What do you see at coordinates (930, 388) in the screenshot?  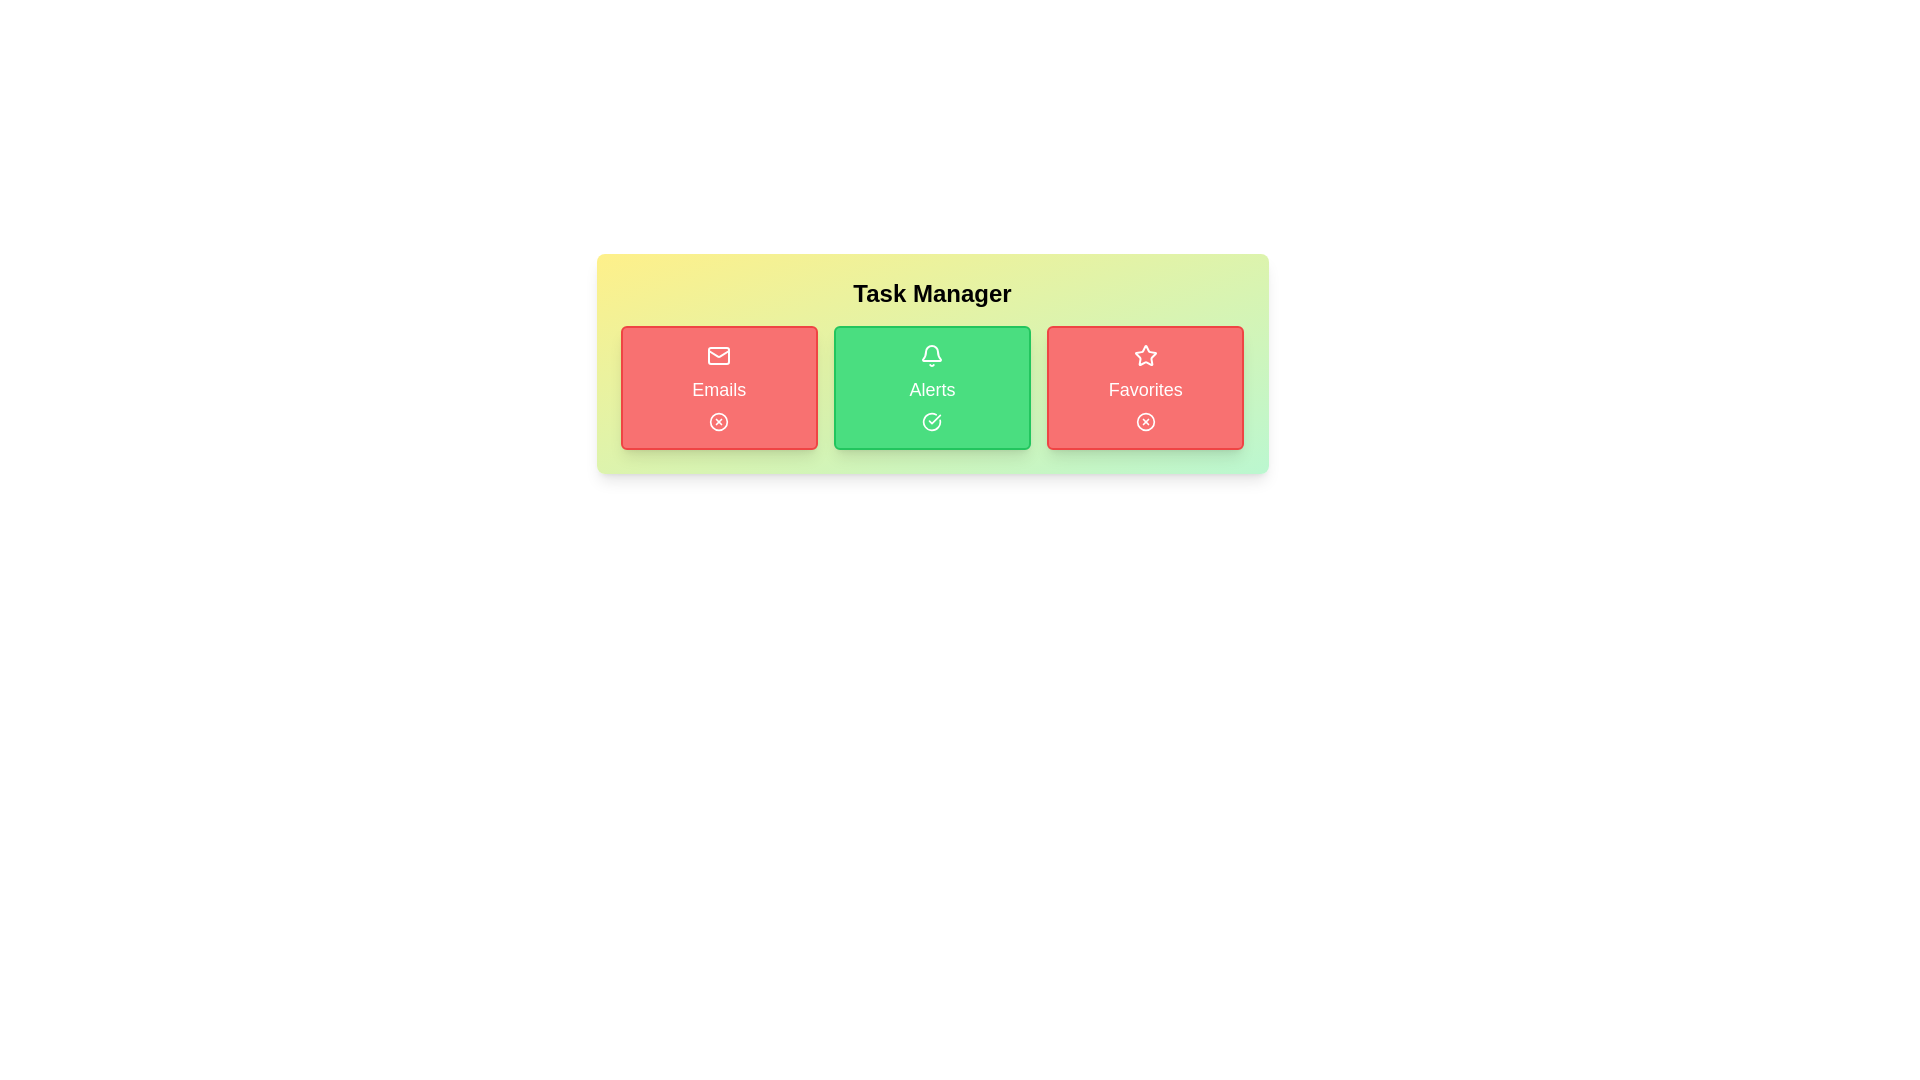 I see `the task button labeled 'Alerts' to inspect its icon` at bounding box center [930, 388].